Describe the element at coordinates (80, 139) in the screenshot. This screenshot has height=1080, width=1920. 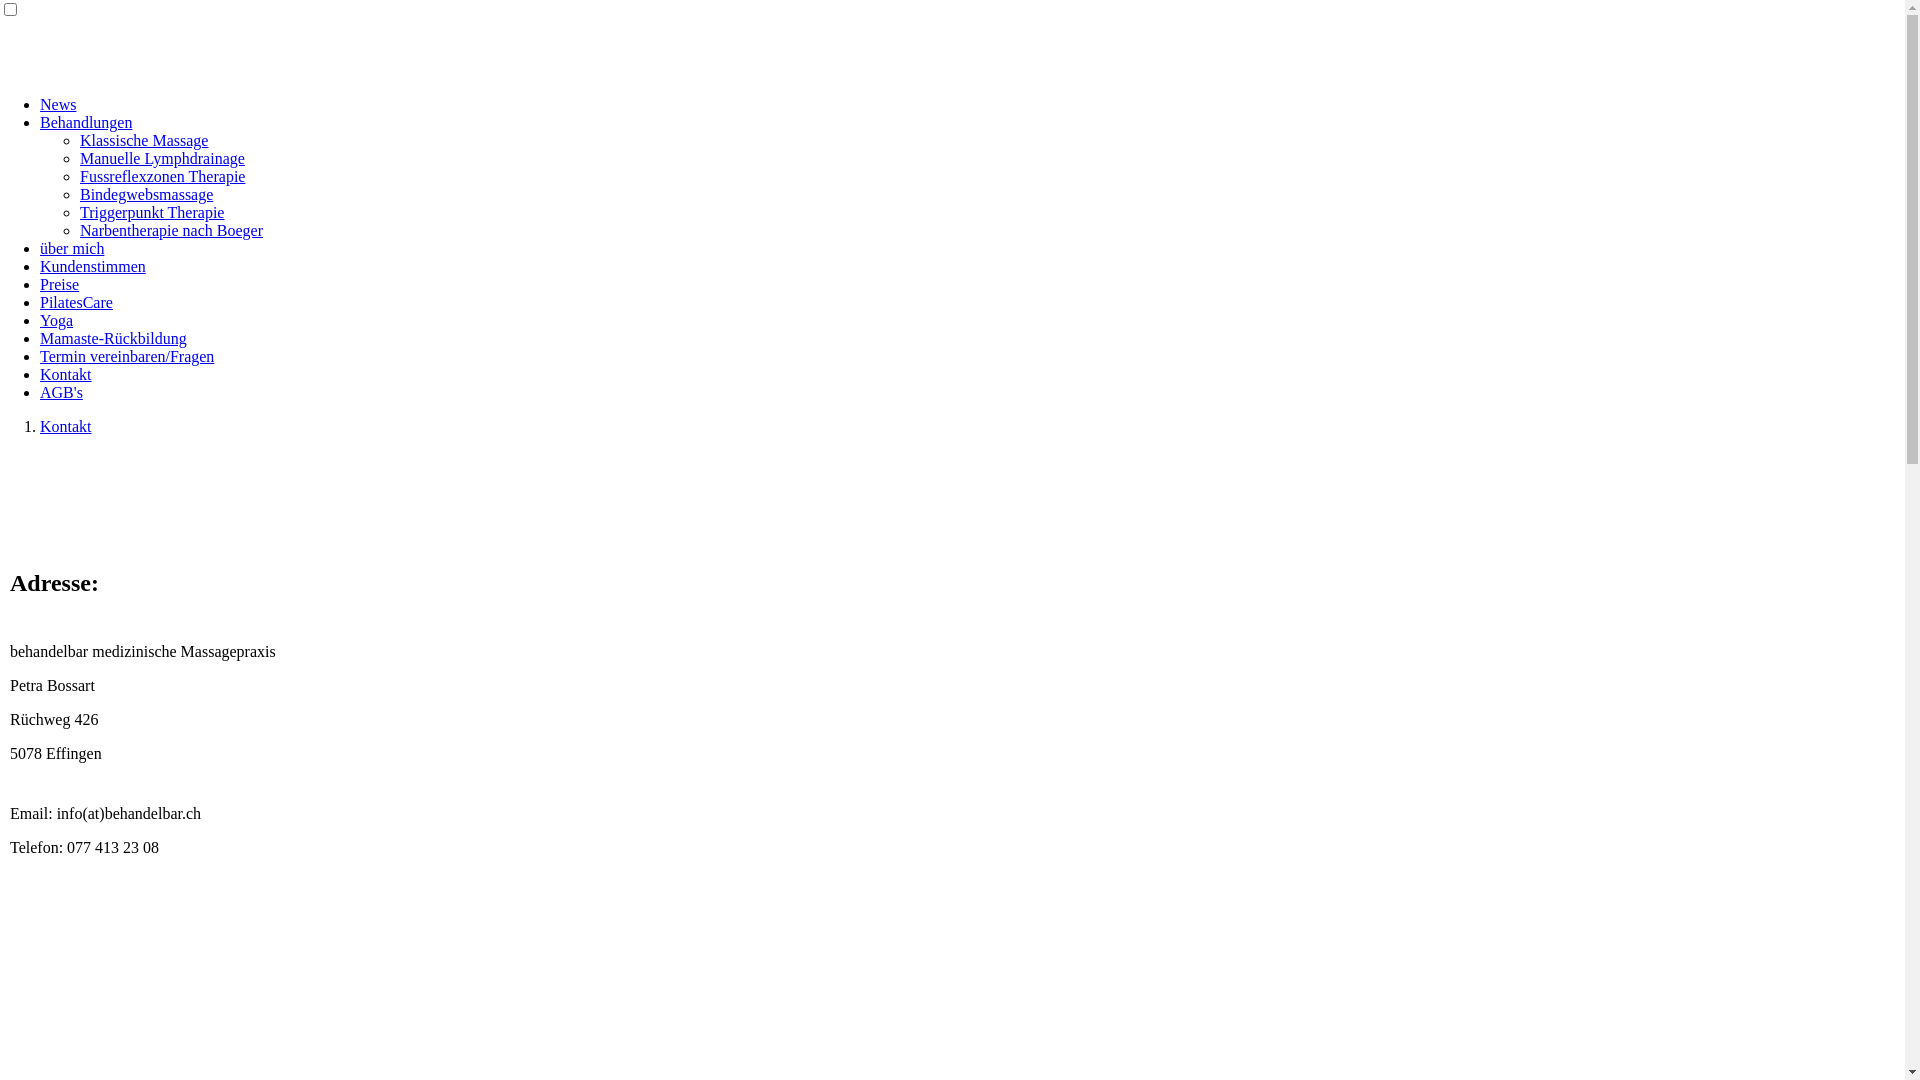
I see `'Klassische Massage'` at that location.